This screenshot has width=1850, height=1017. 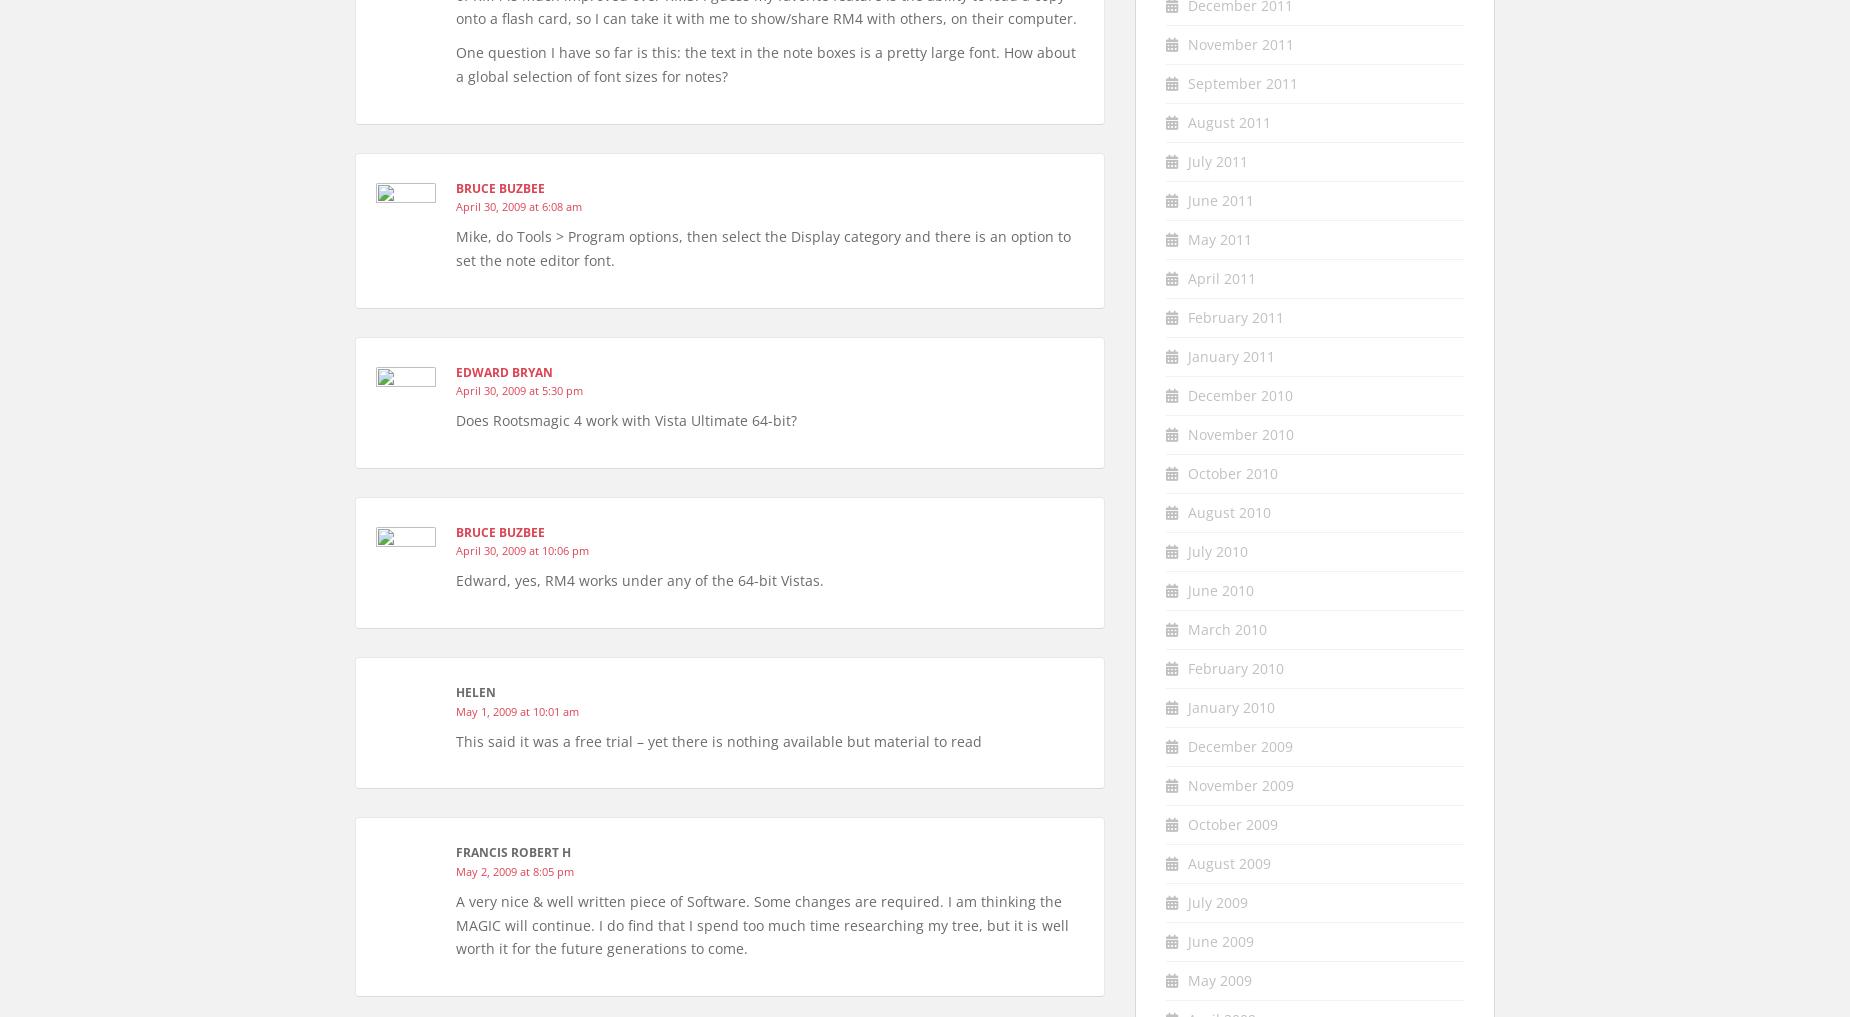 I want to click on 'April 30, 2009 at 6:08 am', so click(x=518, y=206).